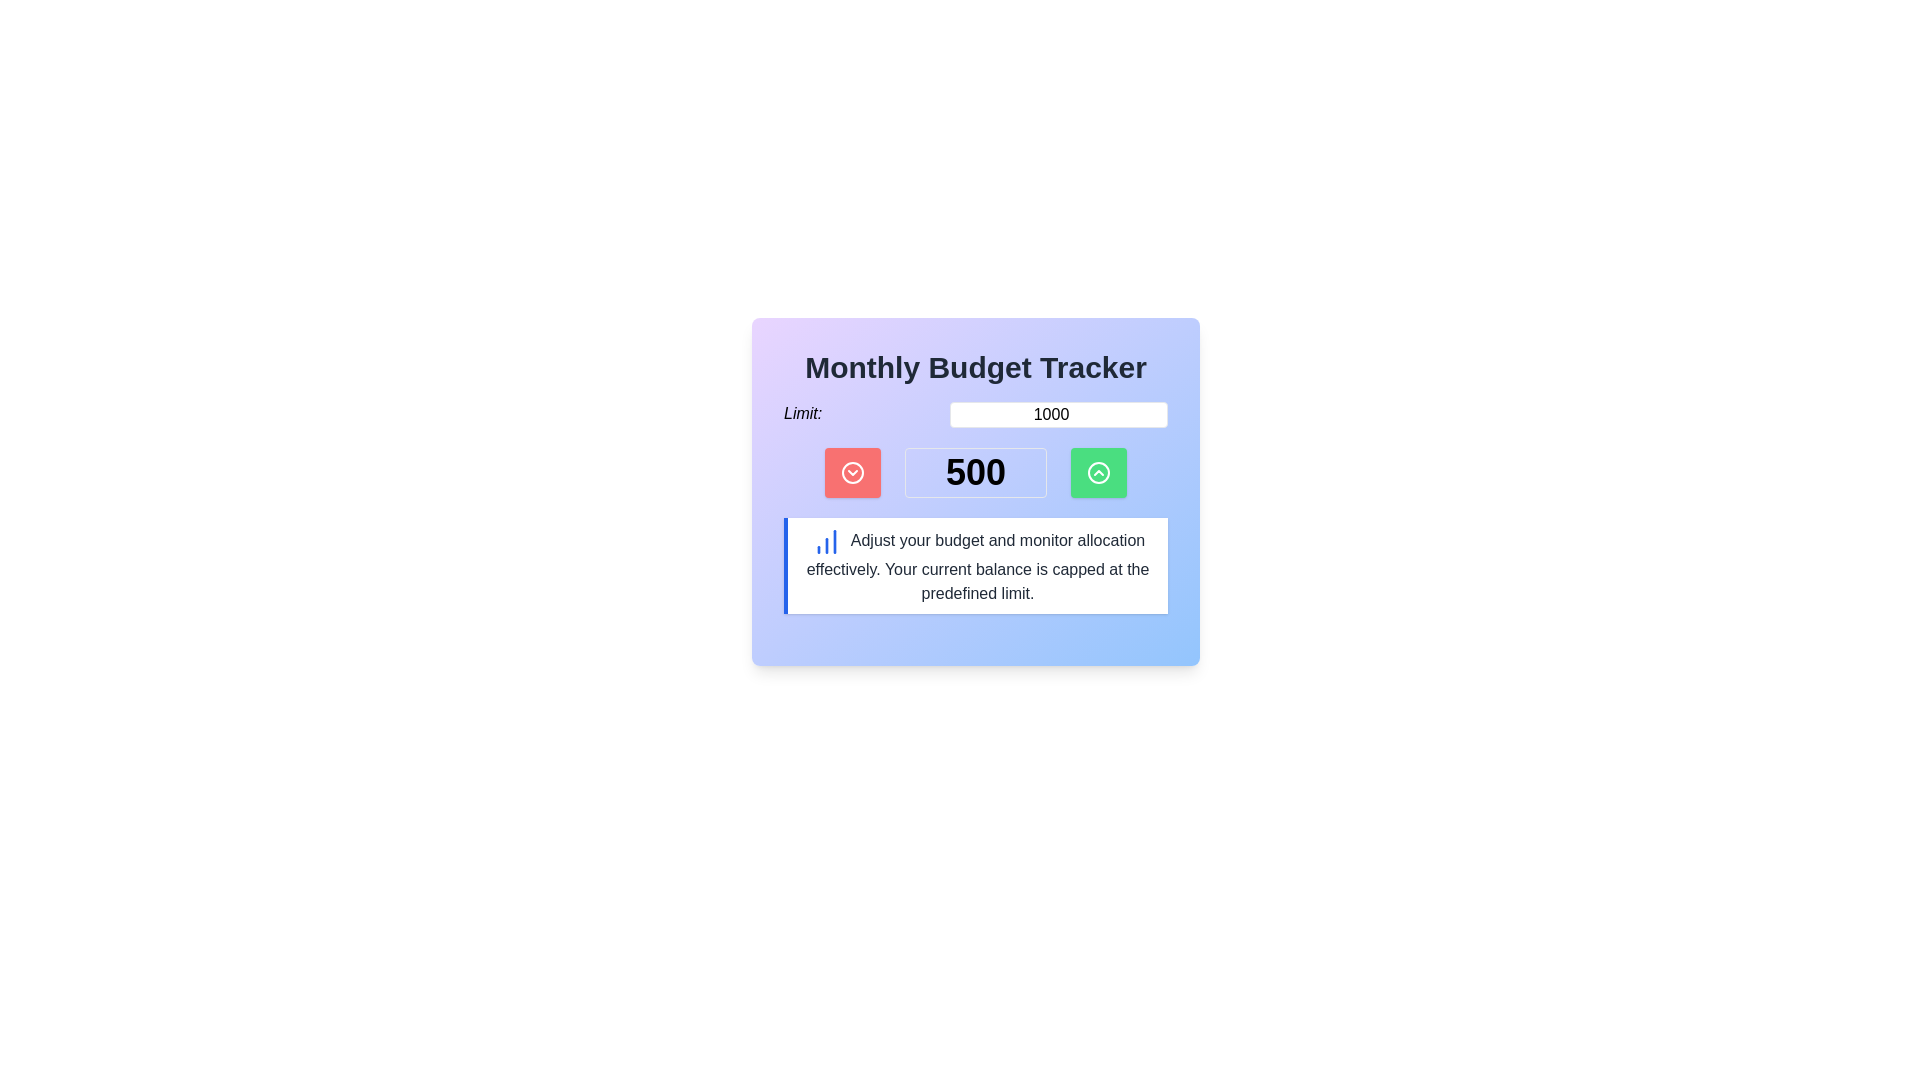 The height and width of the screenshot is (1080, 1920). What do you see at coordinates (1098, 473) in the screenshot?
I see `the third button in the row, which is positioned to the right of the numeral '500'` at bounding box center [1098, 473].